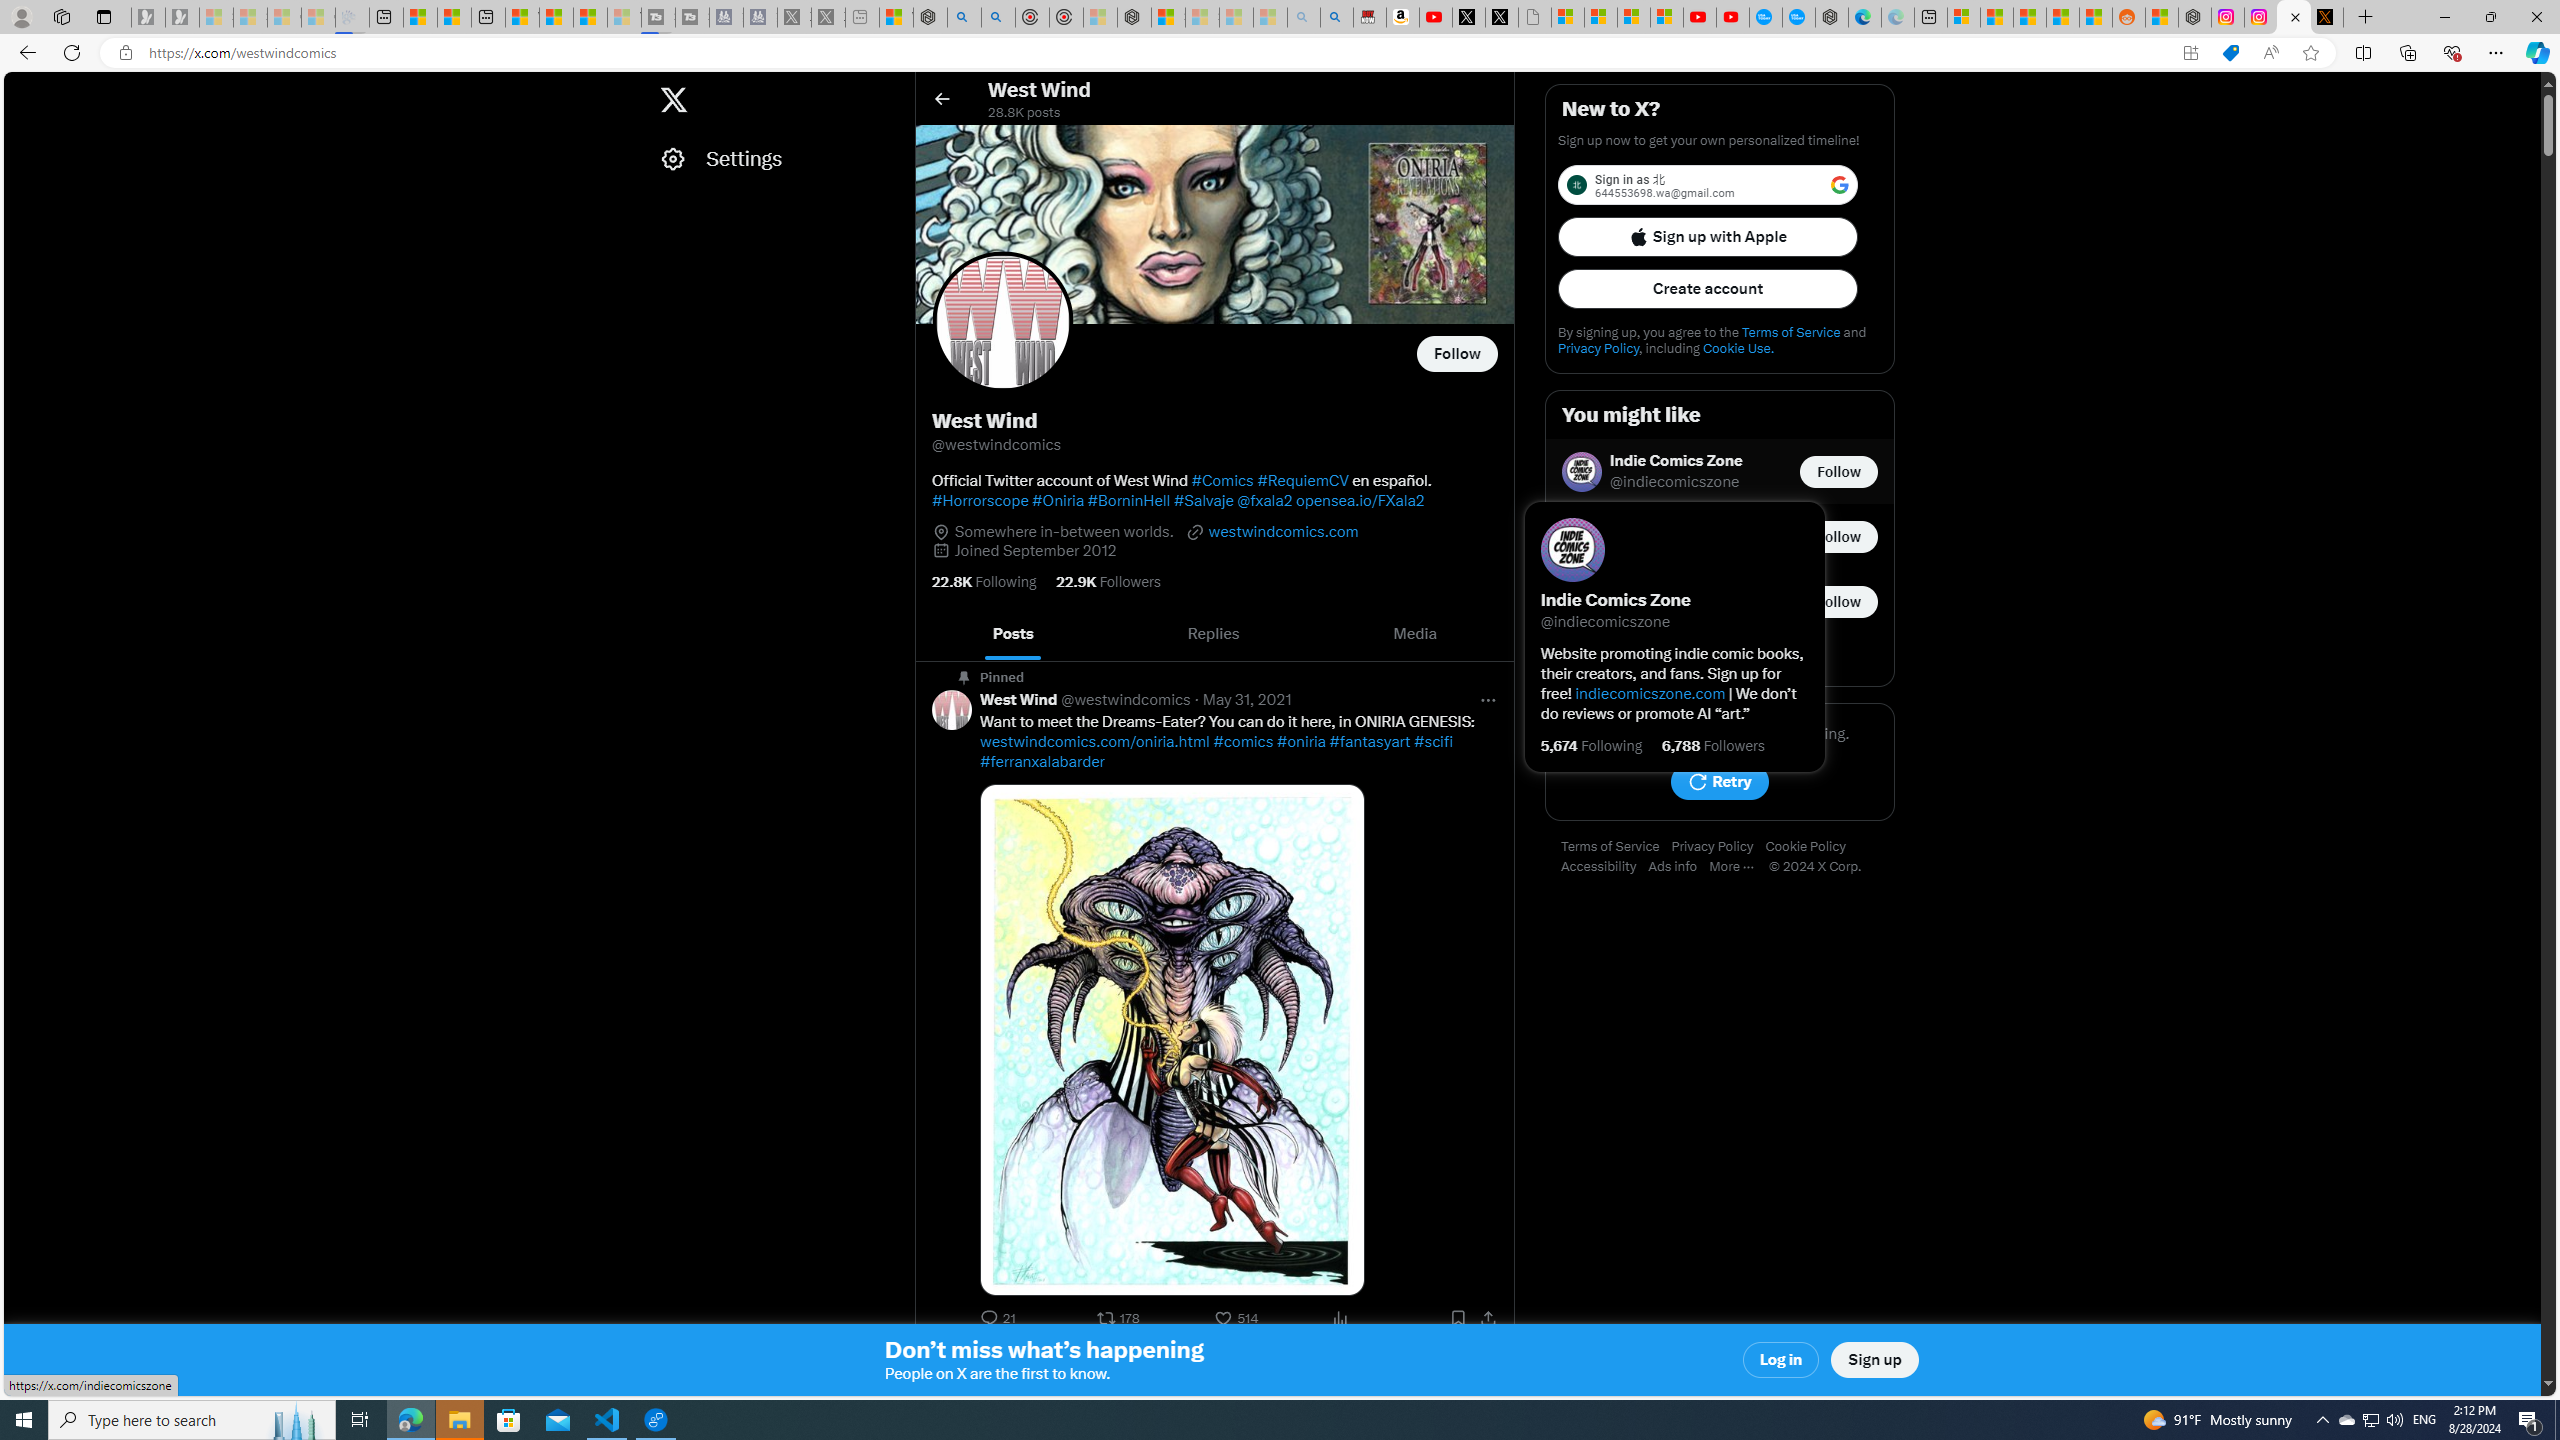  Describe the element at coordinates (1002, 321) in the screenshot. I see `'Opens profile photo'` at that location.